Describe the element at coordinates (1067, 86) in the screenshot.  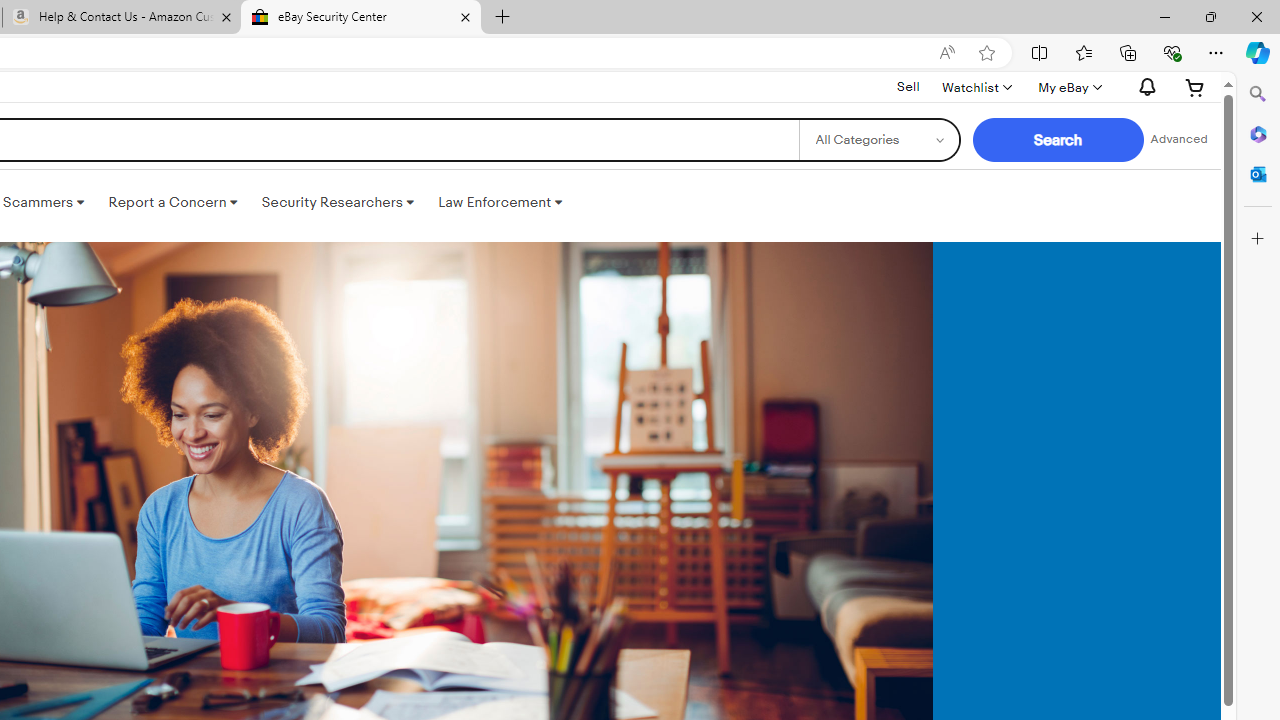
I see `'My eBay'` at that location.